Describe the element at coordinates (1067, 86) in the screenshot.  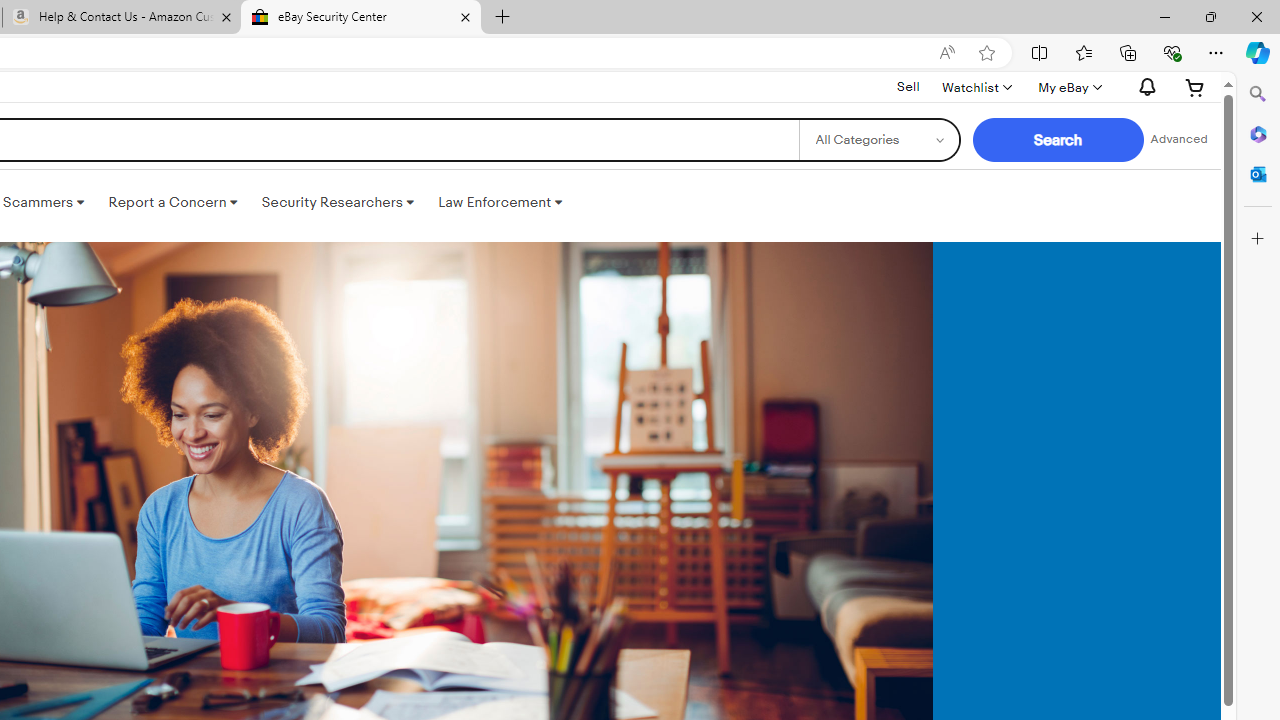
I see `'My eBay'` at that location.